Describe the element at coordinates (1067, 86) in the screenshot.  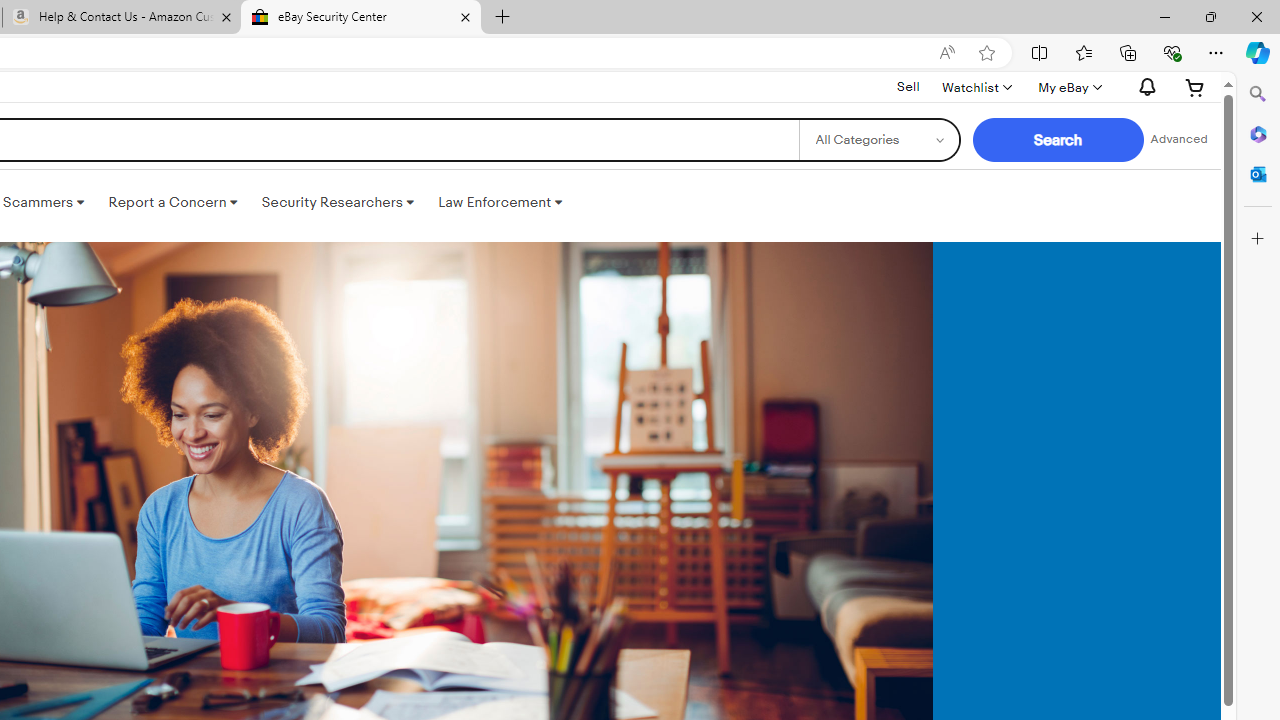
I see `'My eBay'` at that location.